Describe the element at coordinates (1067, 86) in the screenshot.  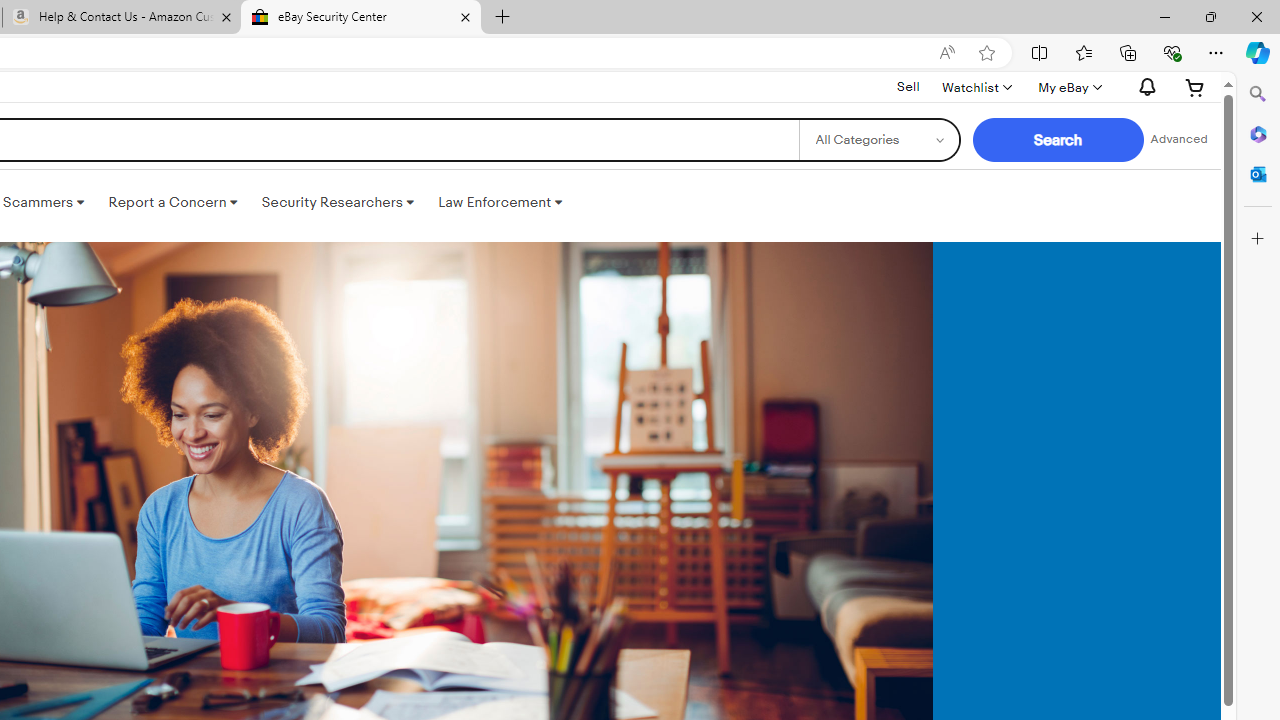
I see `'My eBay'` at that location.